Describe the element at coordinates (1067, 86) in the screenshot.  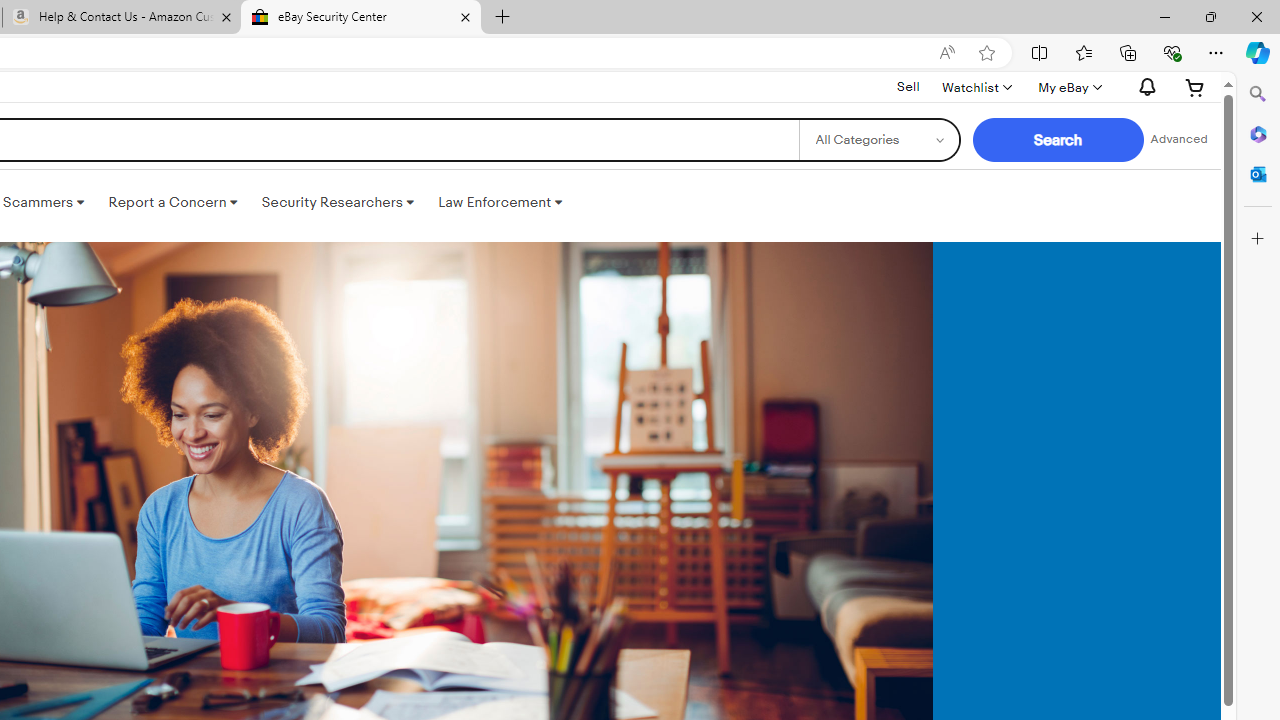
I see `'My eBay'` at that location.